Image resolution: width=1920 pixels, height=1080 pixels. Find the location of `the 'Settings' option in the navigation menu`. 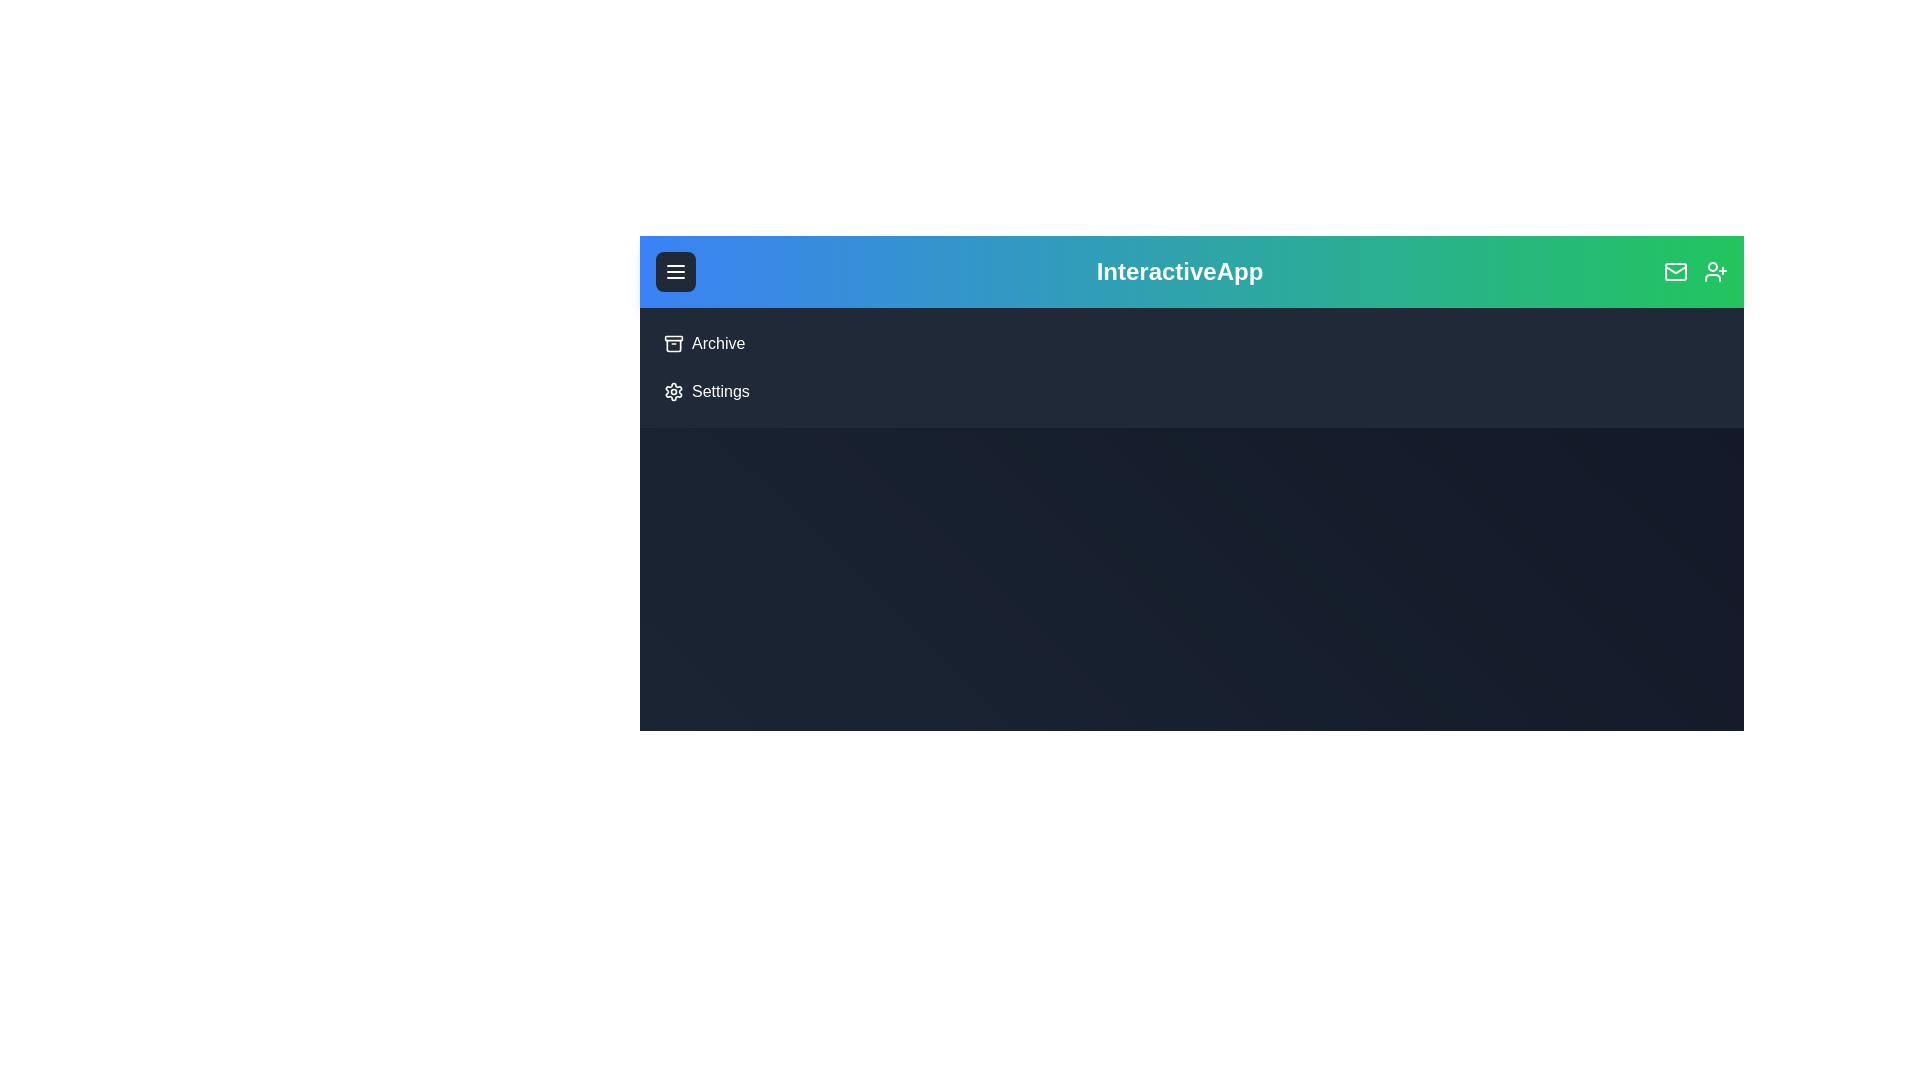

the 'Settings' option in the navigation menu is located at coordinates (691, 380).